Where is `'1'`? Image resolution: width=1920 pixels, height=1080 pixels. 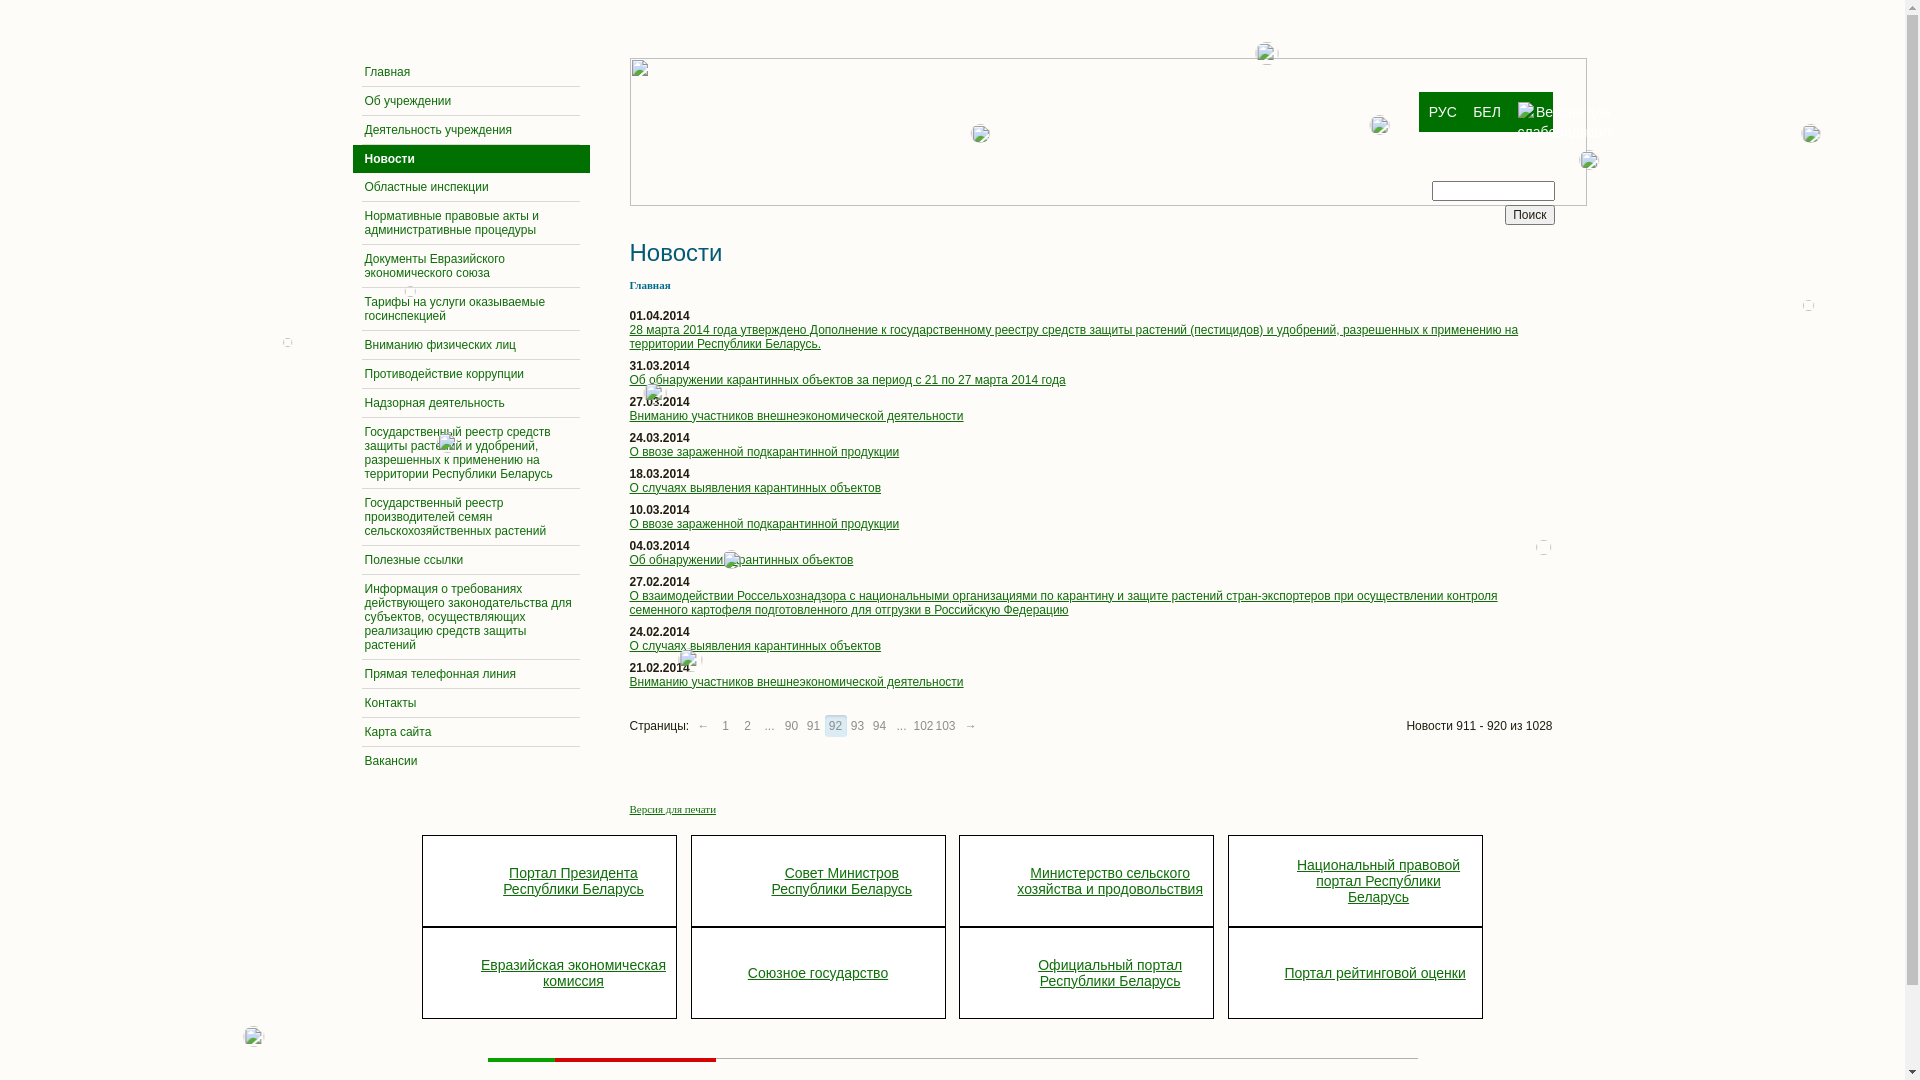
'1' is located at coordinates (724, 725).